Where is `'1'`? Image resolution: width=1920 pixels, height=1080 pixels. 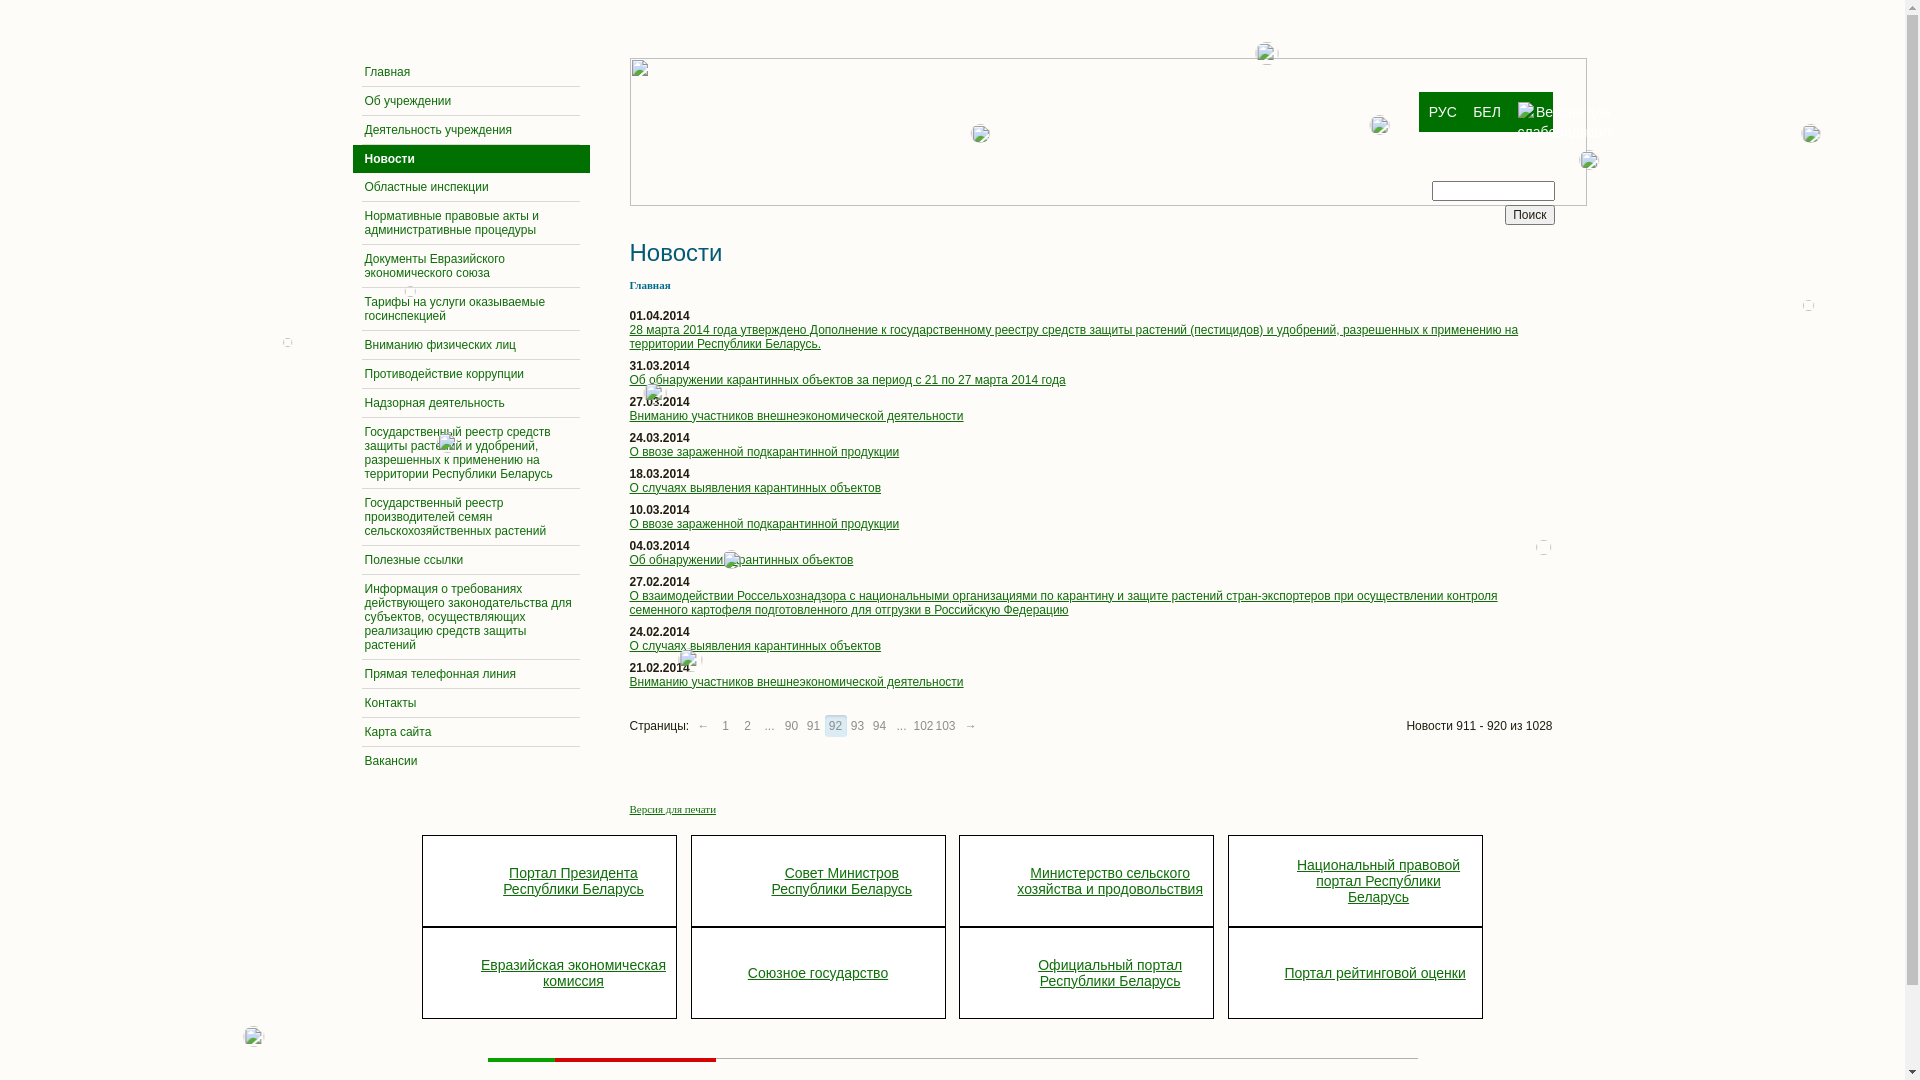
'1' is located at coordinates (724, 725).